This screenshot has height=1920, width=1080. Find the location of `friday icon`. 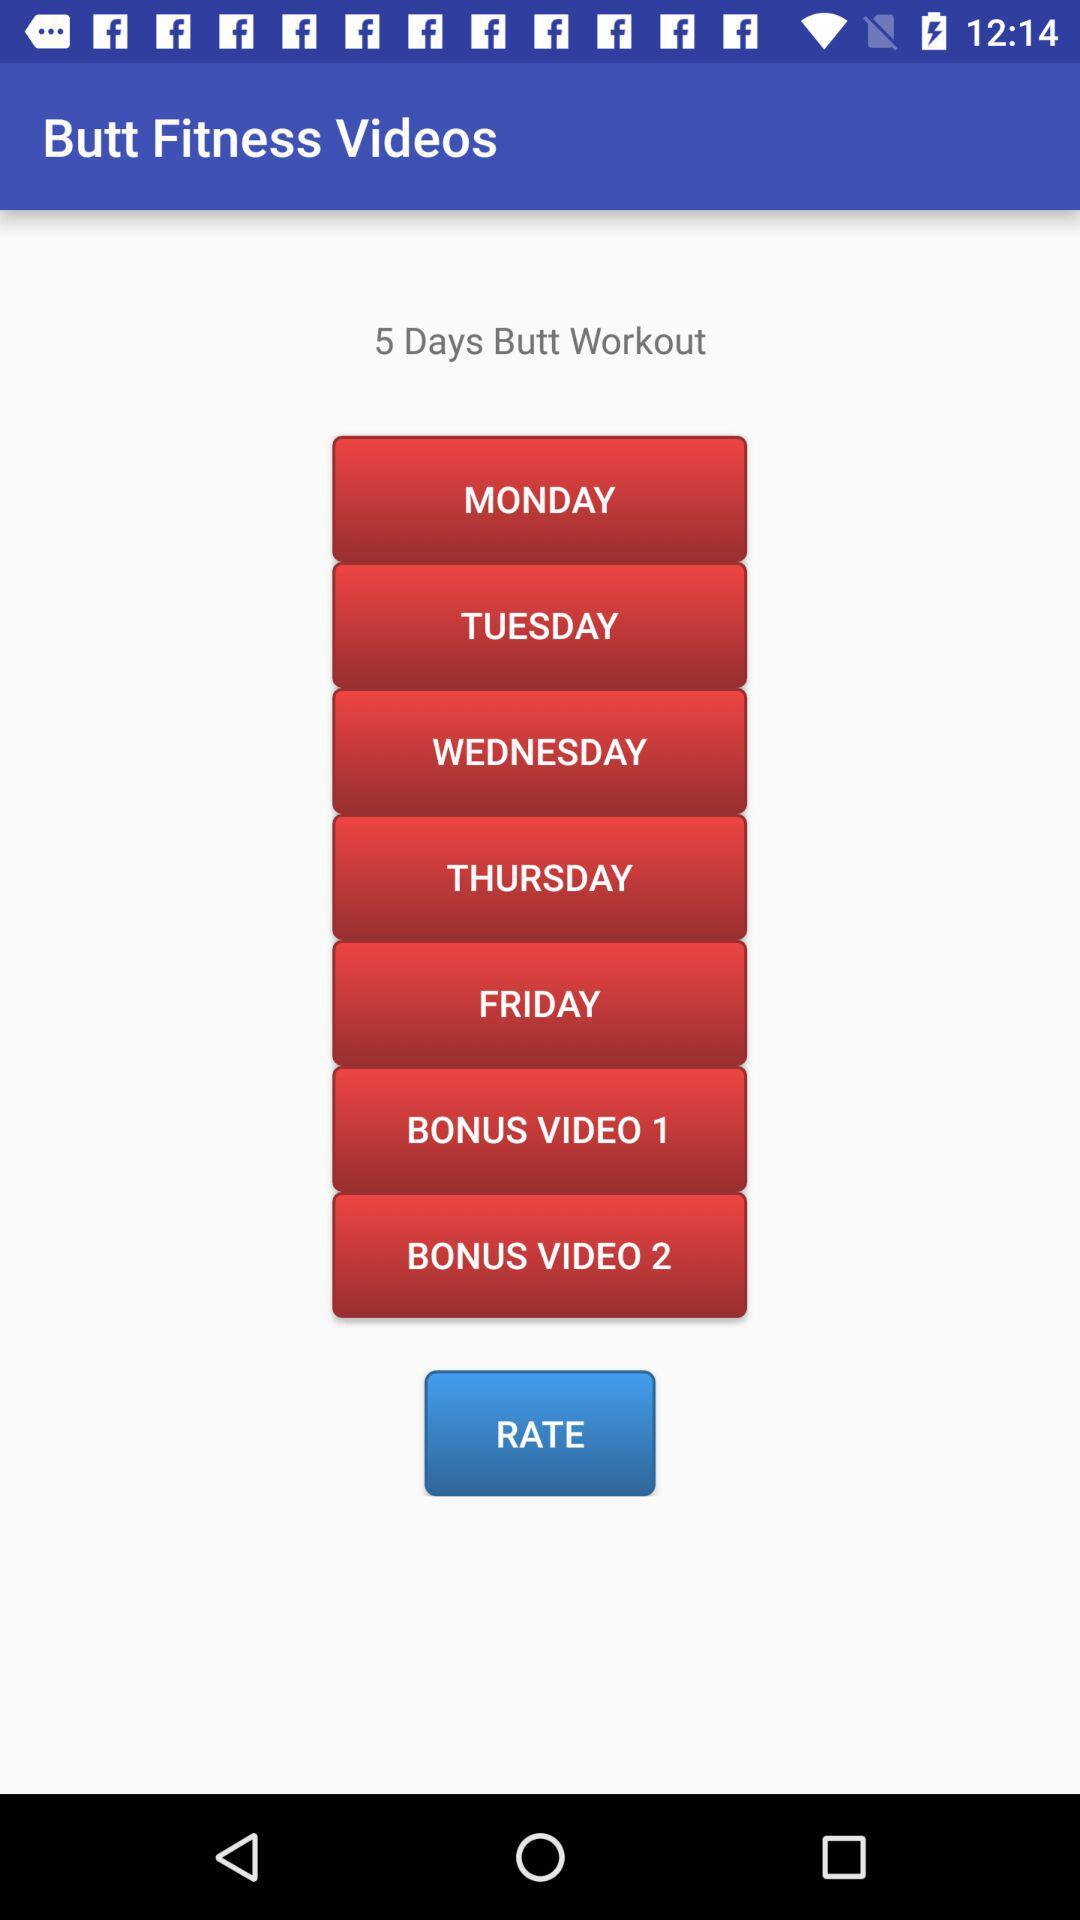

friday icon is located at coordinates (538, 1002).